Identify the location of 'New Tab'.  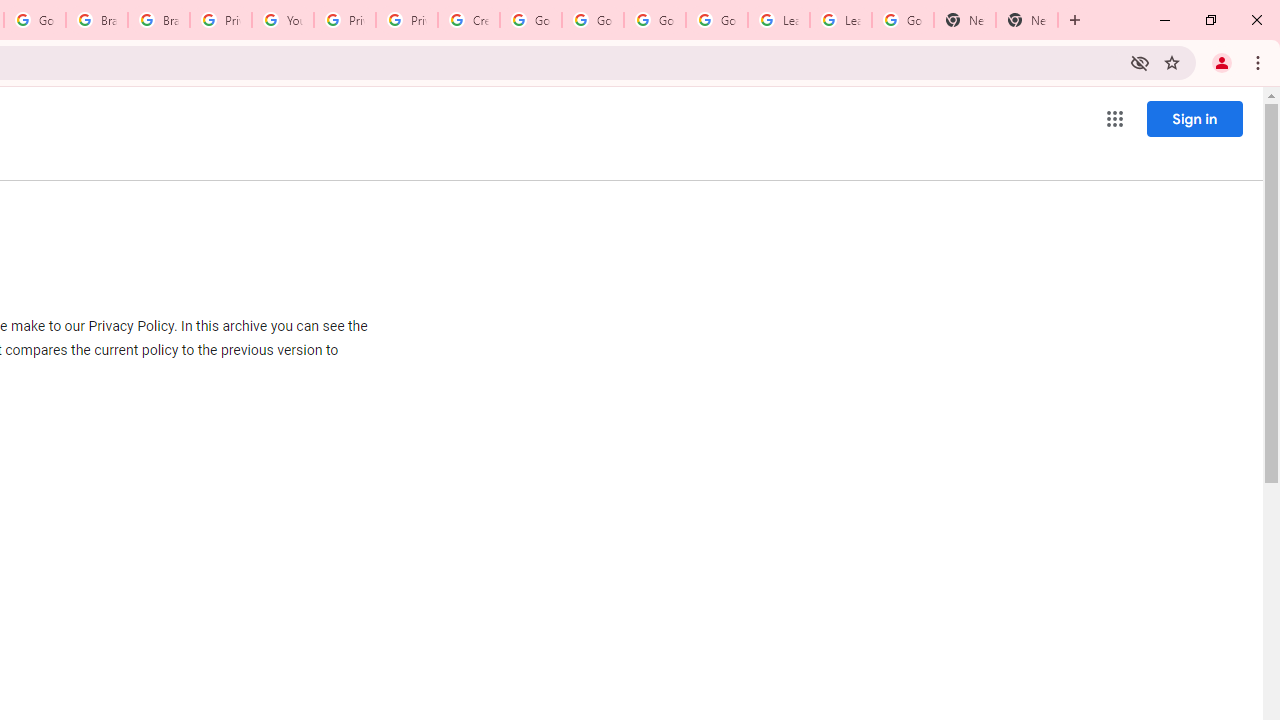
(1027, 20).